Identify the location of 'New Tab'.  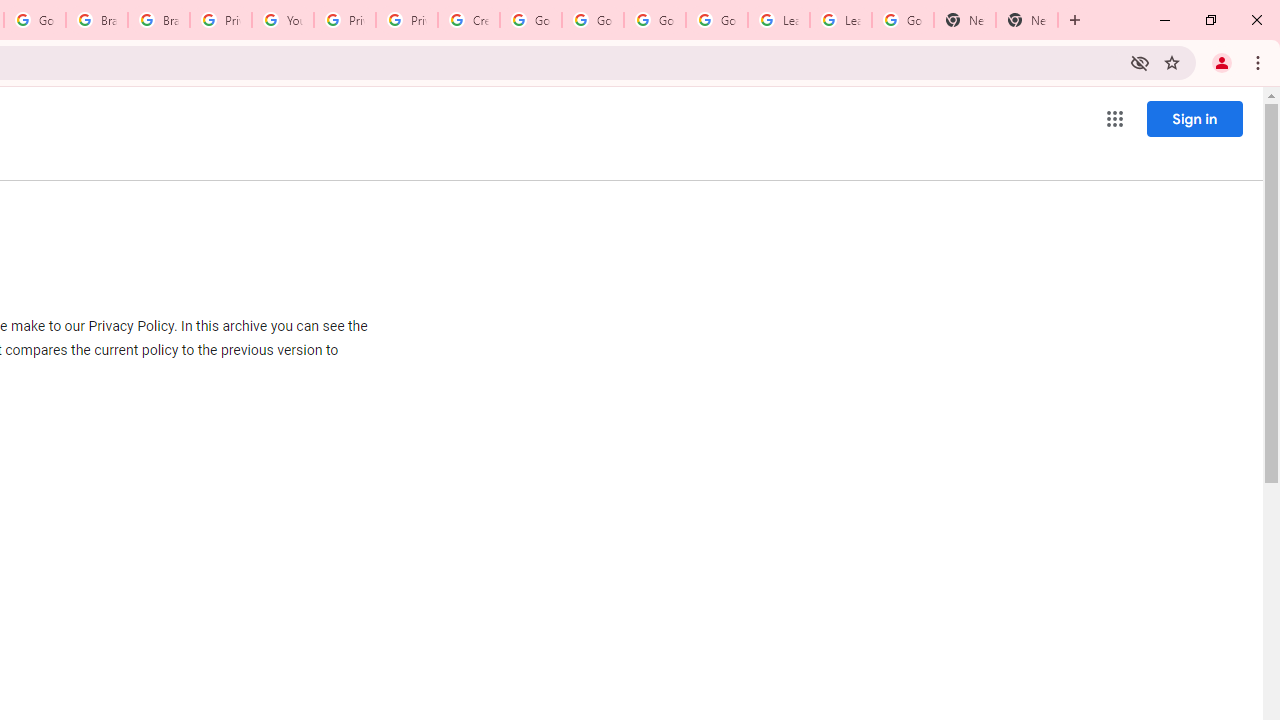
(1027, 20).